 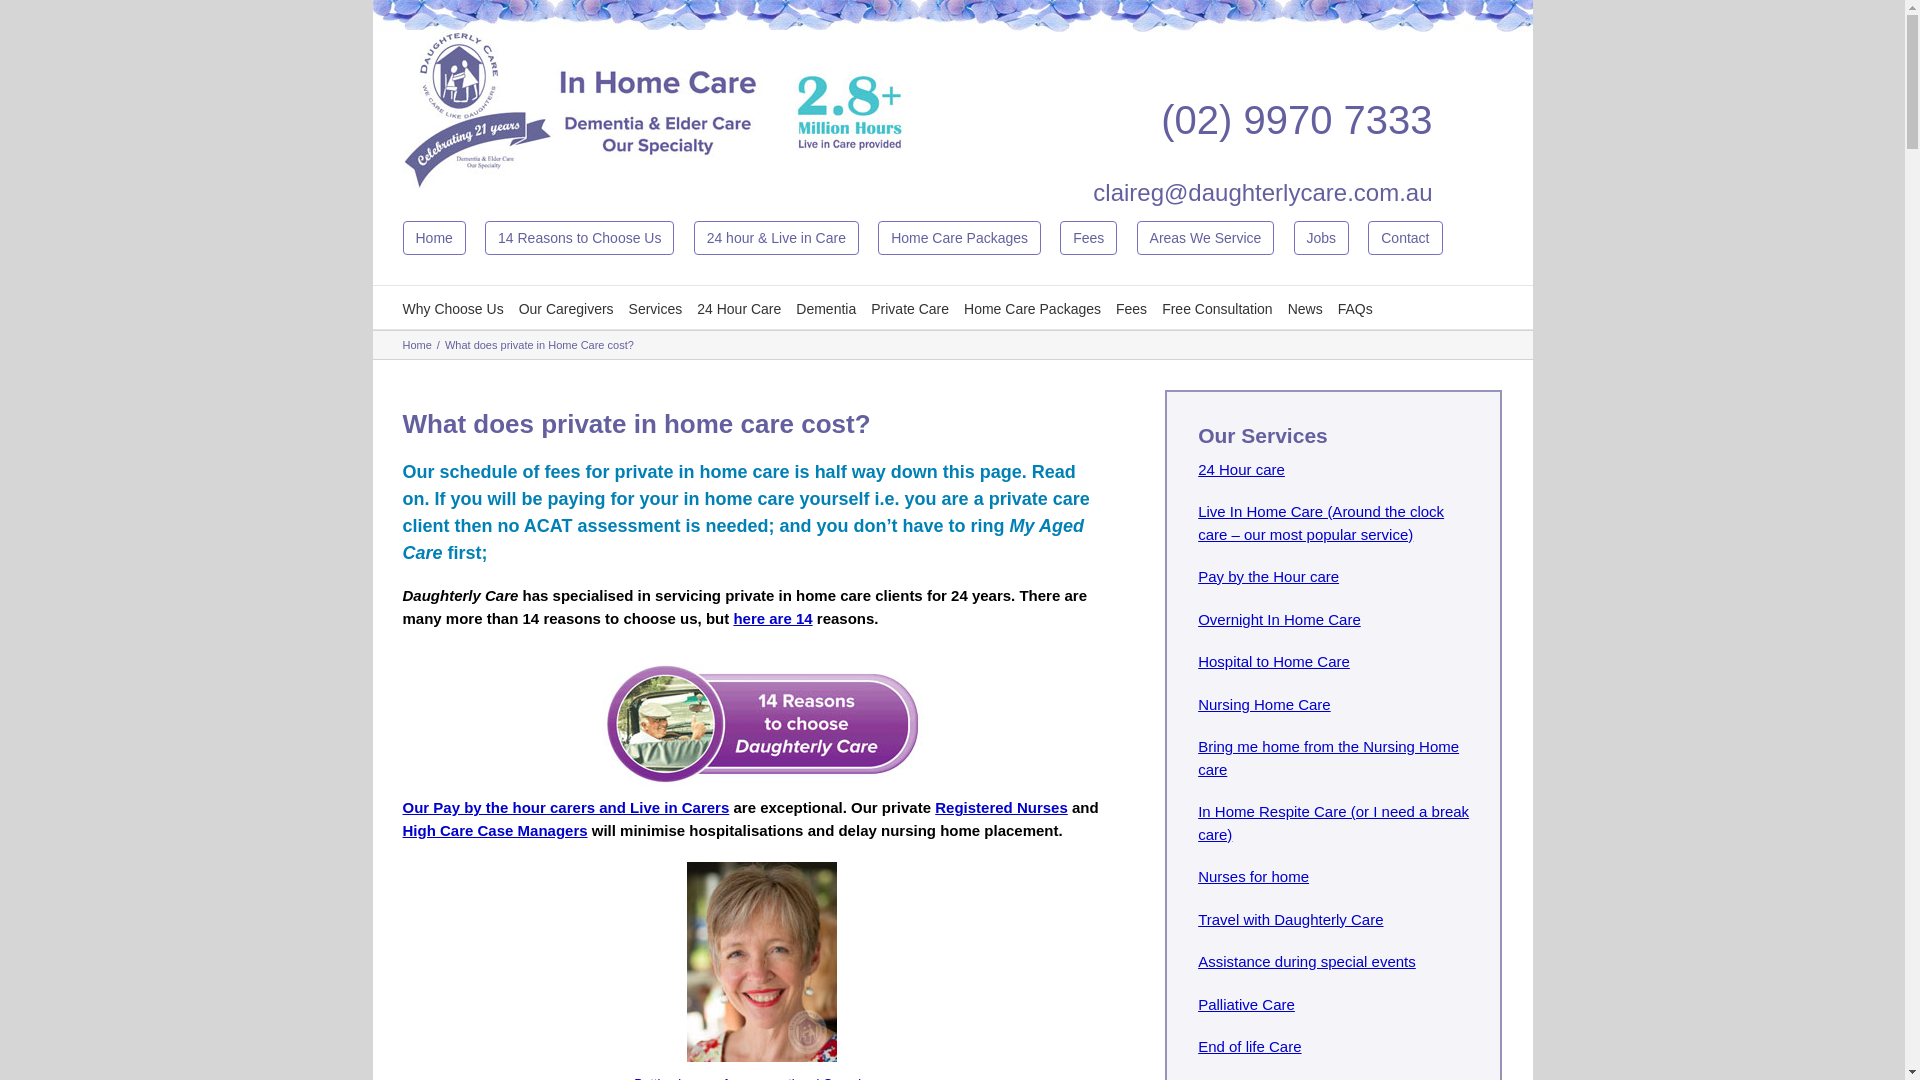 I want to click on 'Registered Nurses', so click(x=1001, y=806).